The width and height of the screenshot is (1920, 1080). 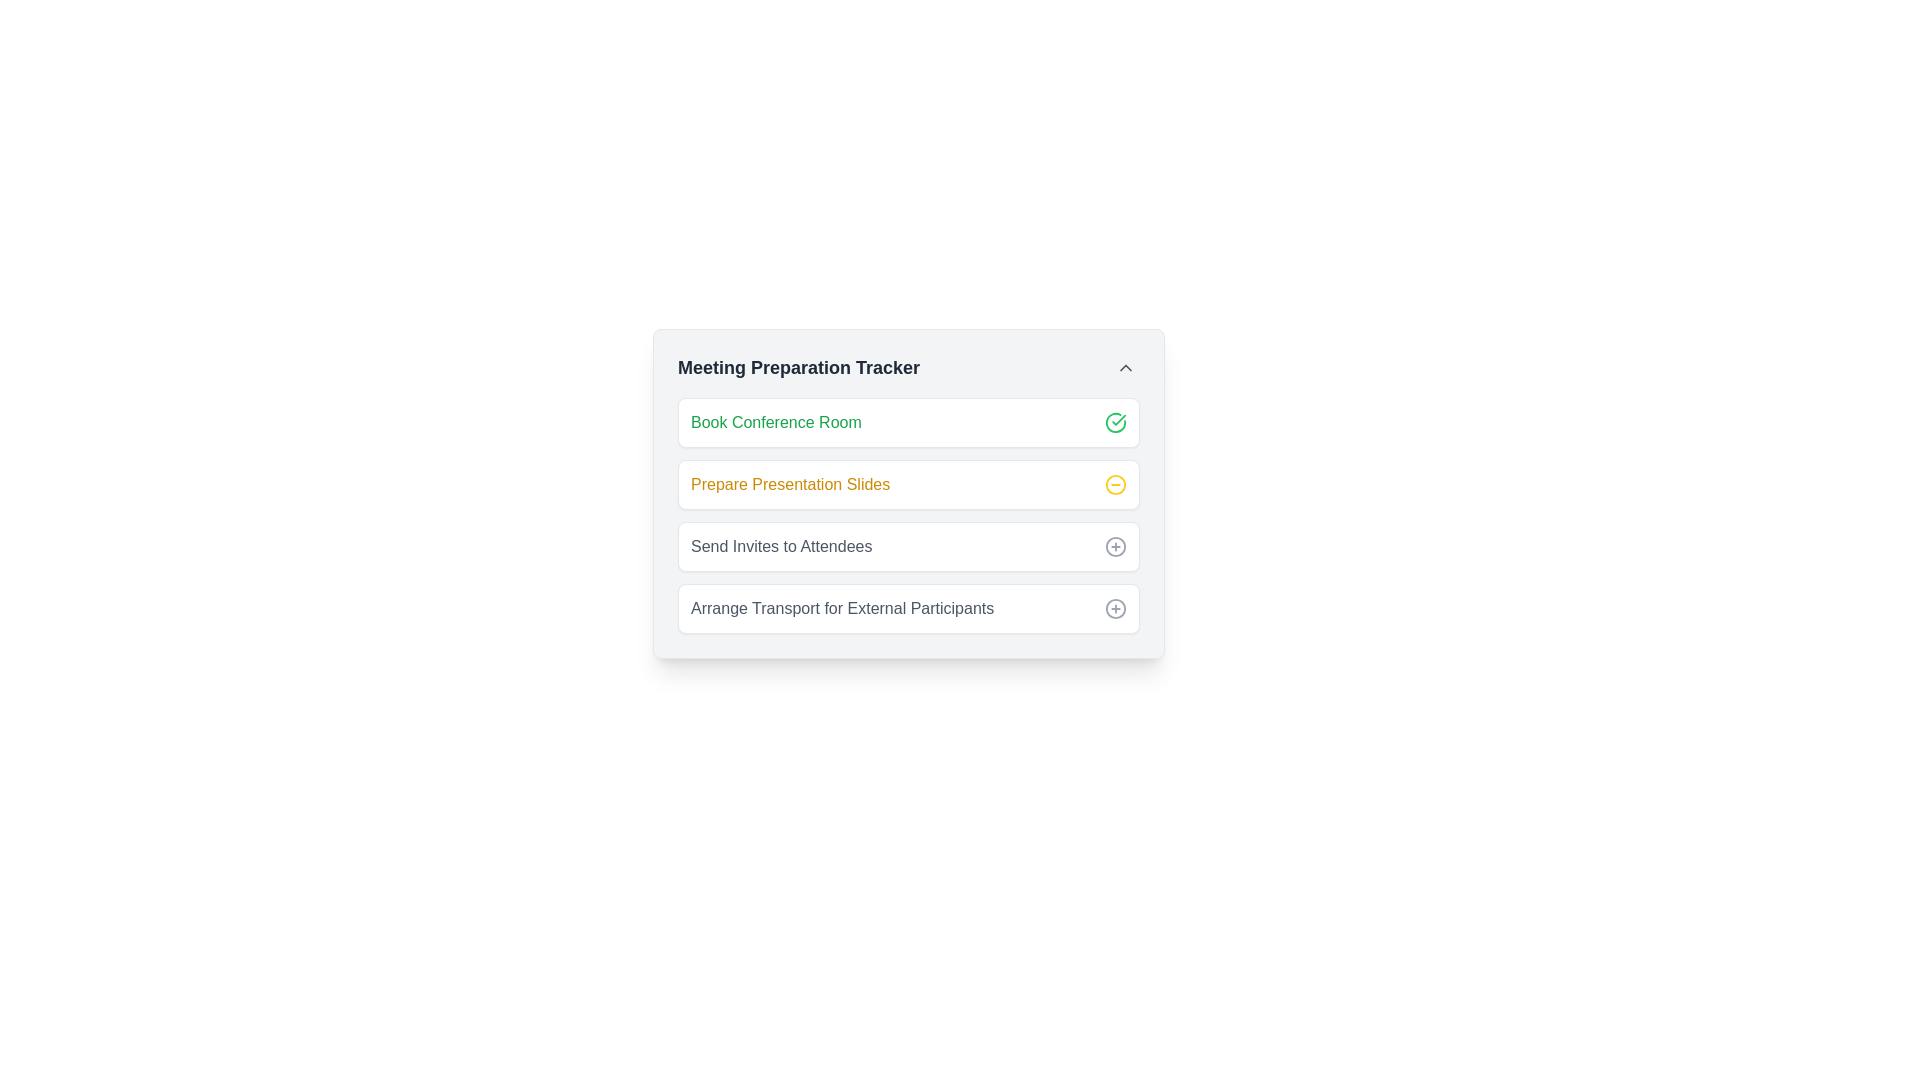 What do you see at coordinates (907, 422) in the screenshot?
I see `the task item component titled 'Book Conference Room' in the checklist interface` at bounding box center [907, 422].